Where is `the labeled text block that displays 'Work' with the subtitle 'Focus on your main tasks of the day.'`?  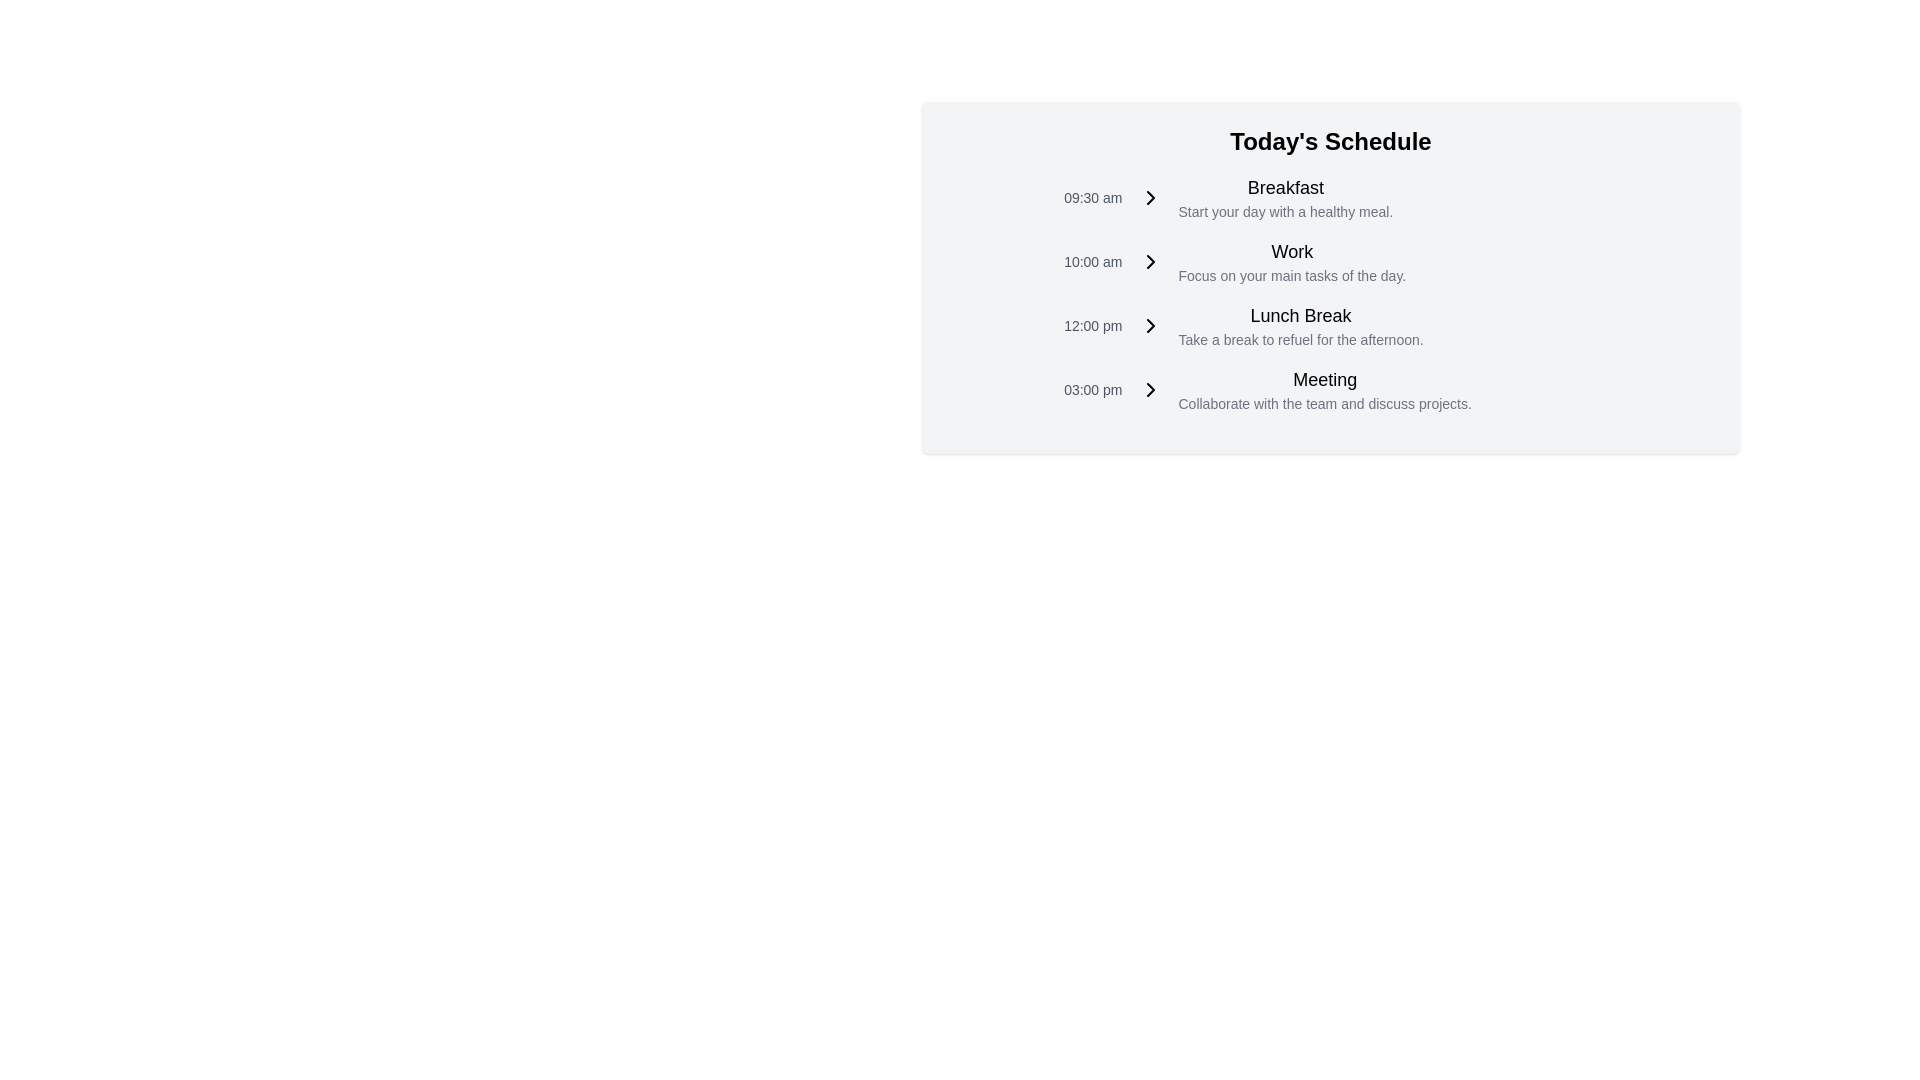 the labeled text block that displays 'Work' with the subtitle 'Focus on your main tasks of the day.' is located at coordinates (1284, 261).